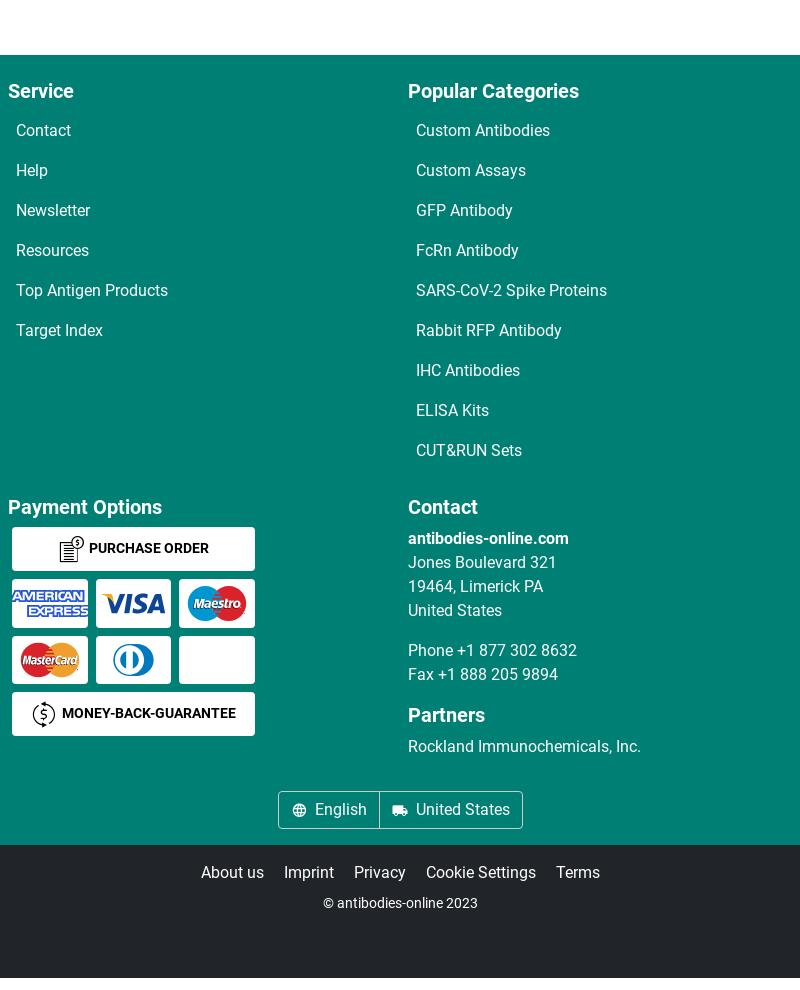  I want to click on 'POH Antibodies', so click(95, 812).